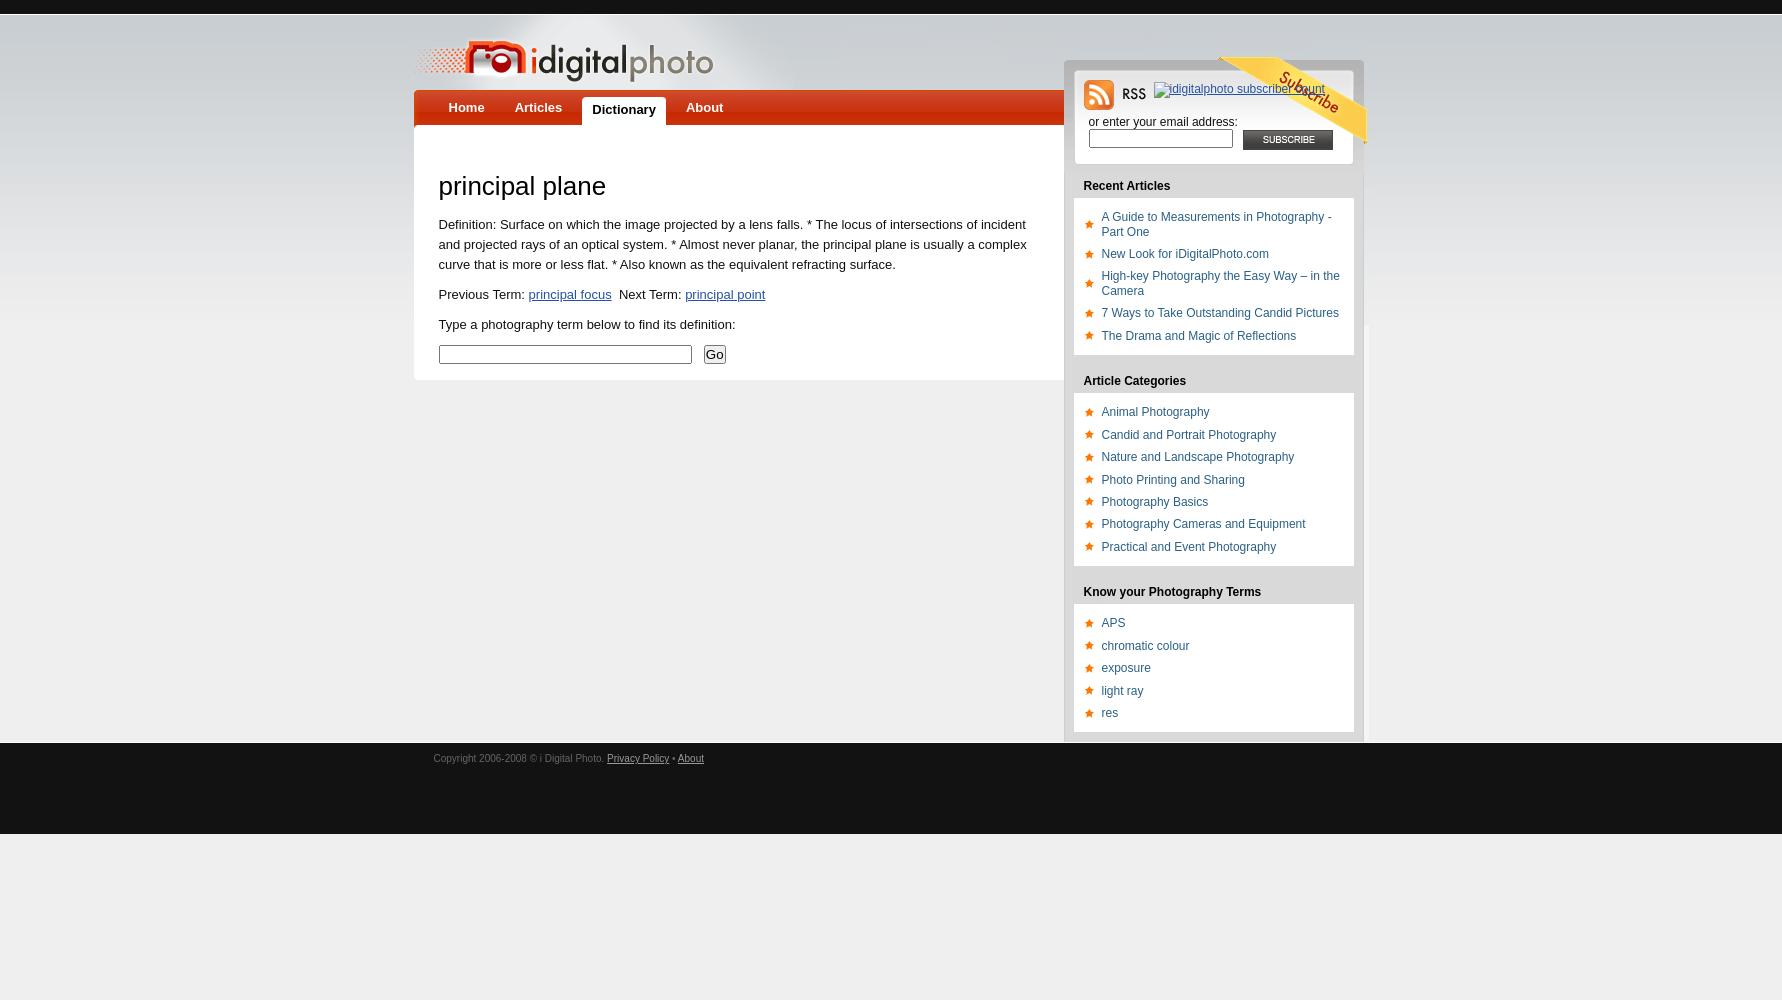 The height and width of the screenshot is (1000, 1782). I want to click on 'Type a photography term below to find its definition:', so click(586, 323).